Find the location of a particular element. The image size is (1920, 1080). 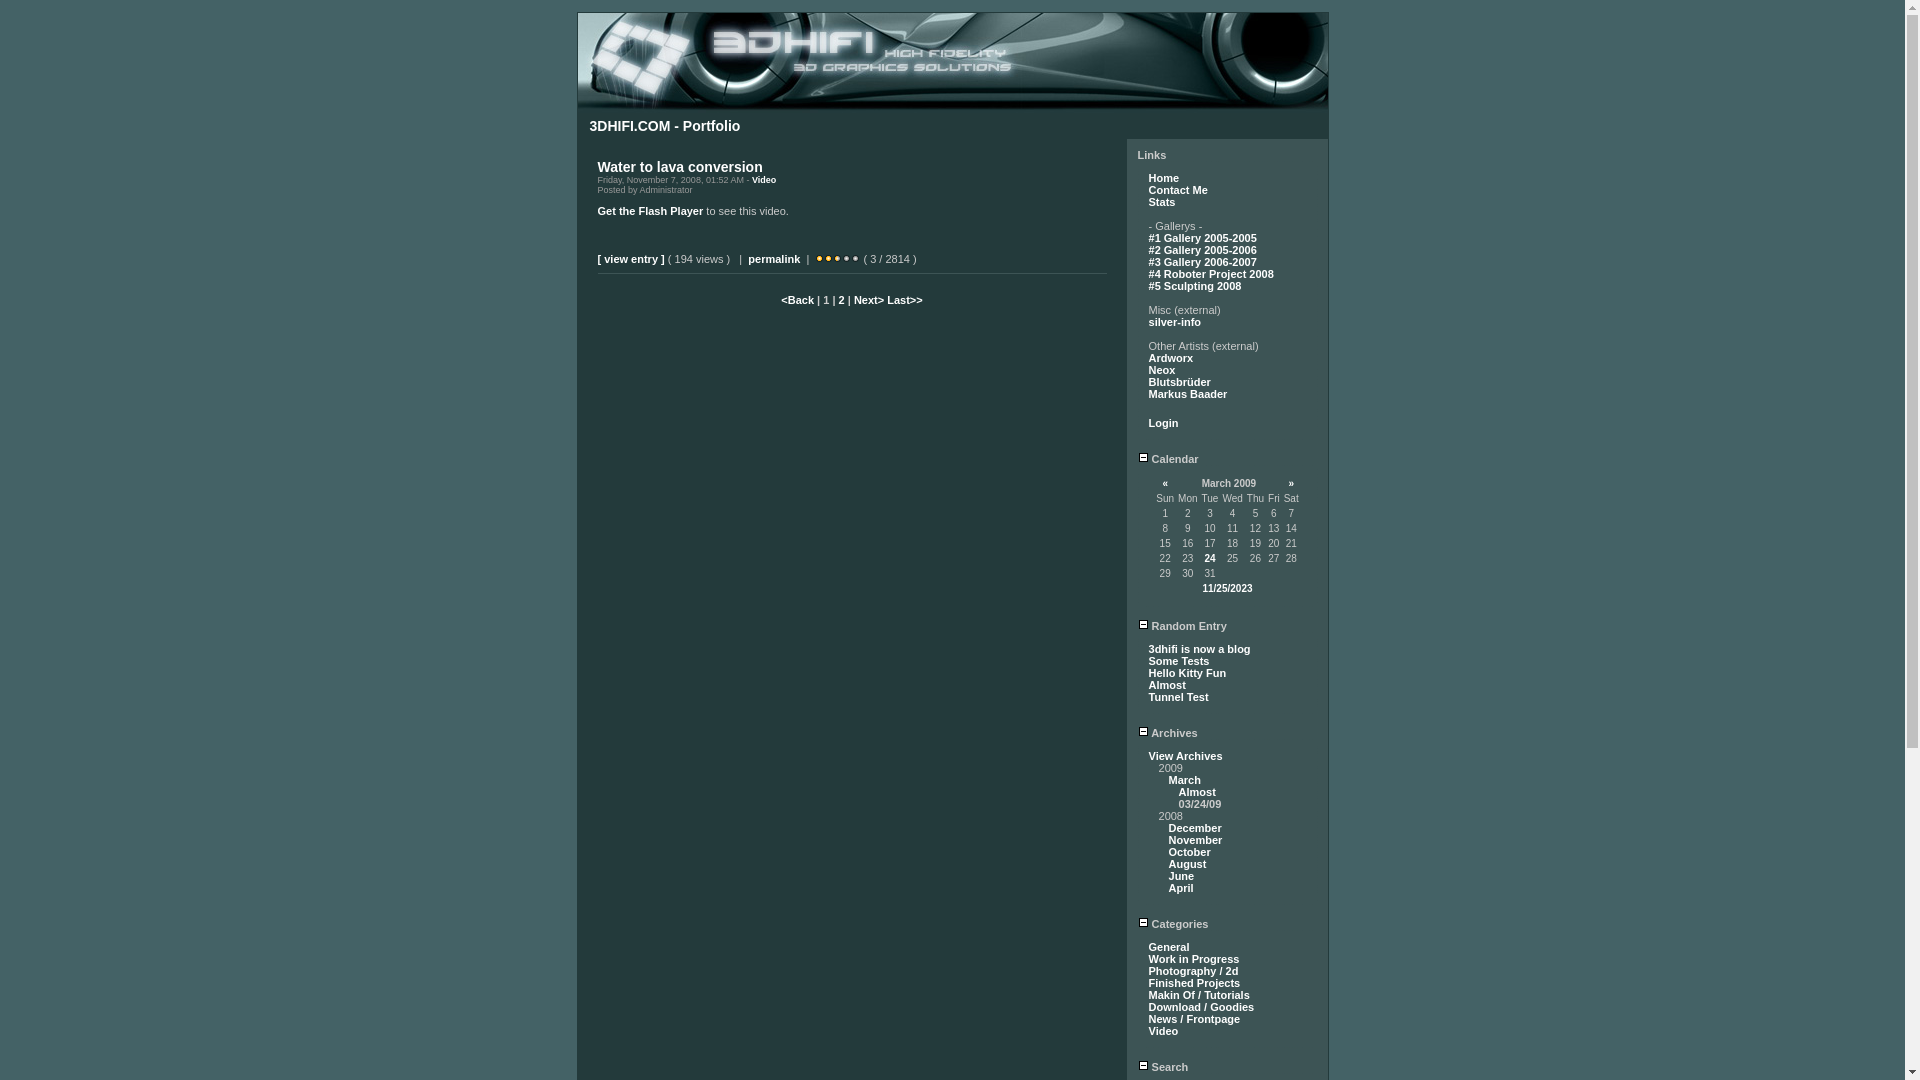

'Home' is located at coordinates (1164, 176).